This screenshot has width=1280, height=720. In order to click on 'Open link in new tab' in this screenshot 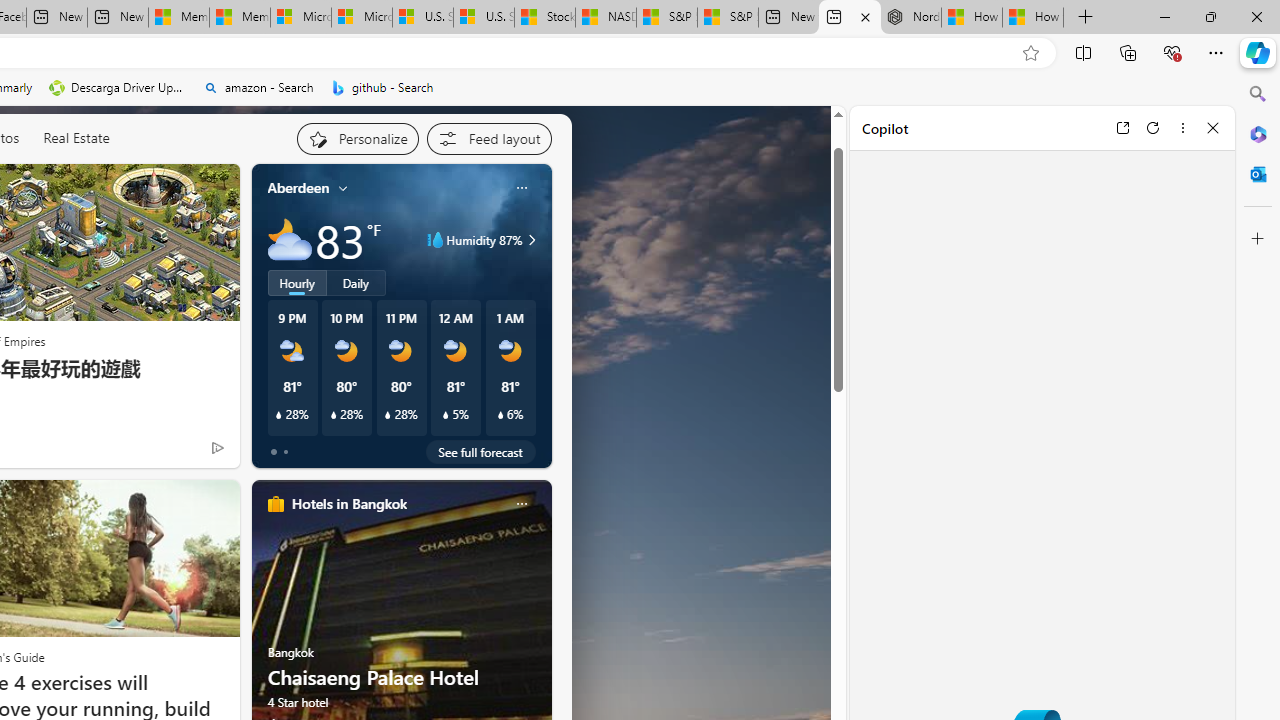, I will do `click(1122, 127)`.